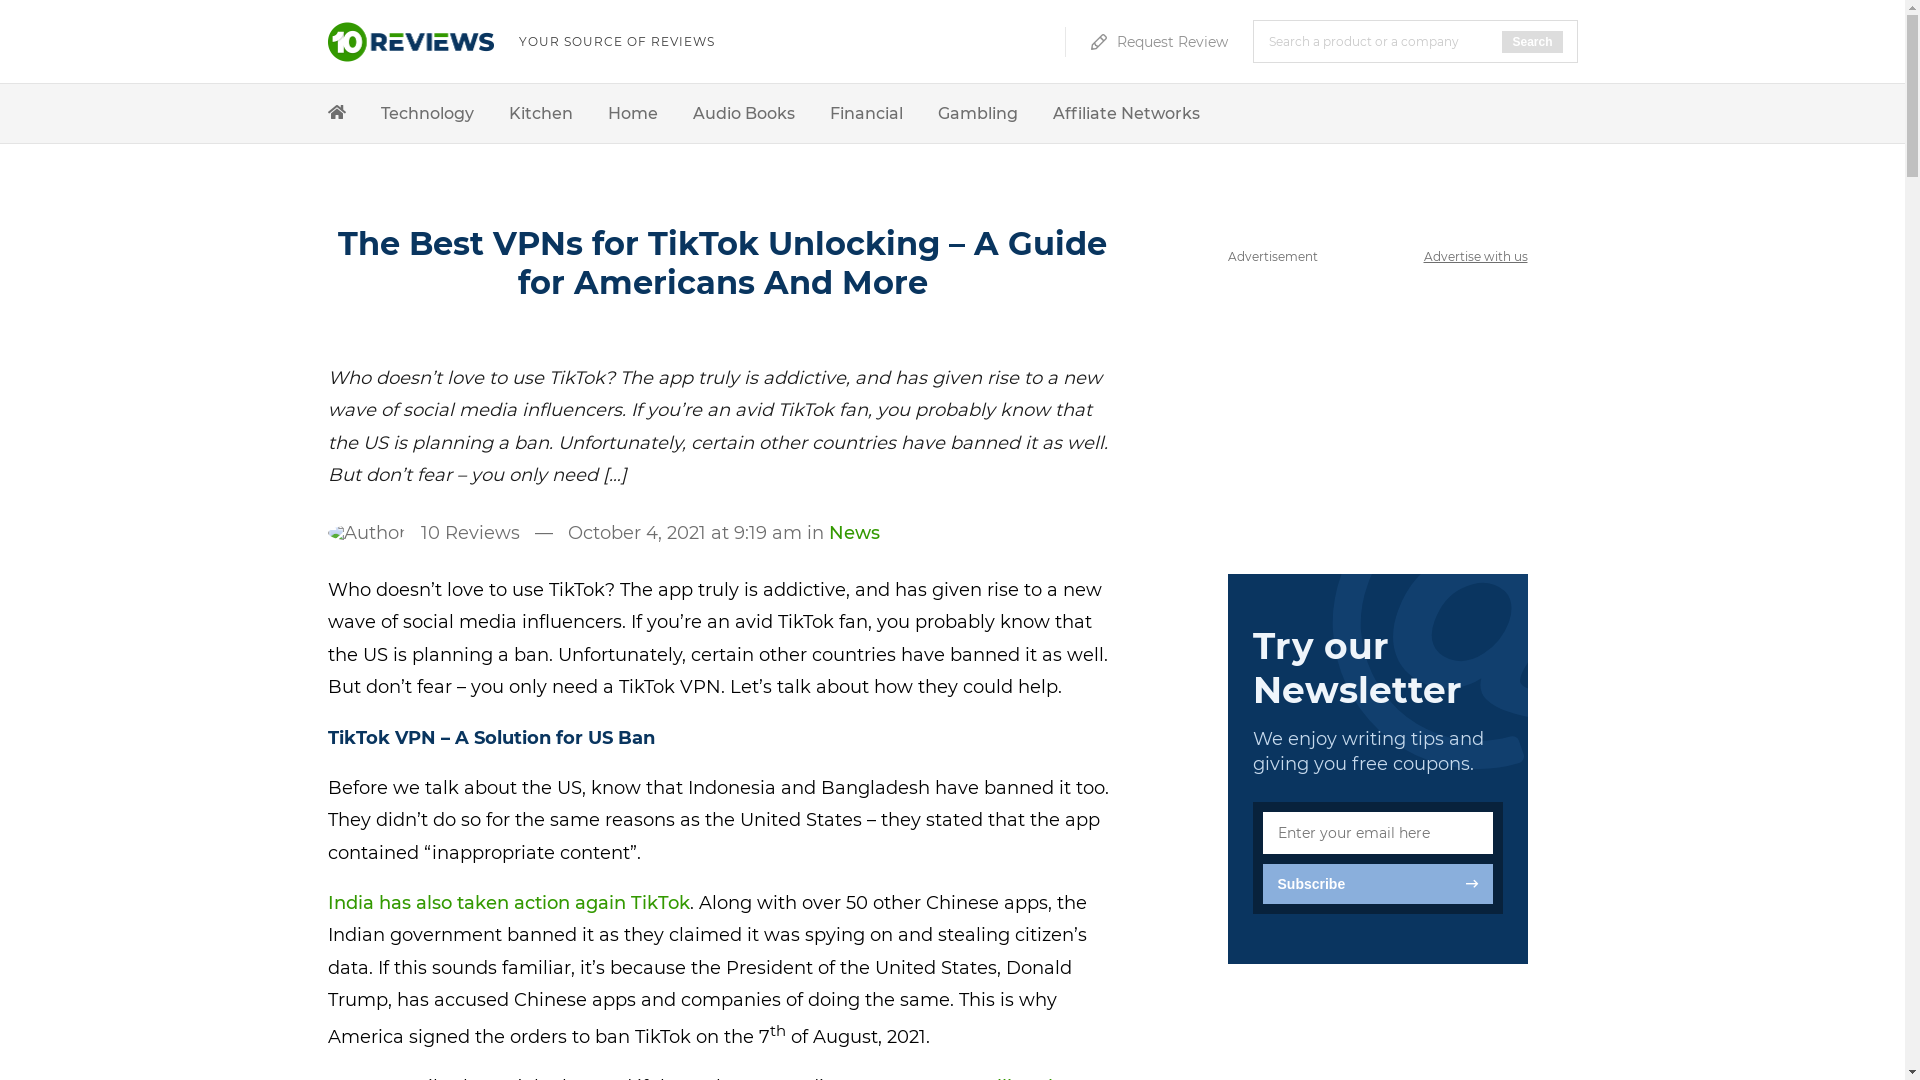 The image size is (1920, 1080). Describe the element at coordinates (410, 54) in the screenshot. I see `'10reviews'` at that location.